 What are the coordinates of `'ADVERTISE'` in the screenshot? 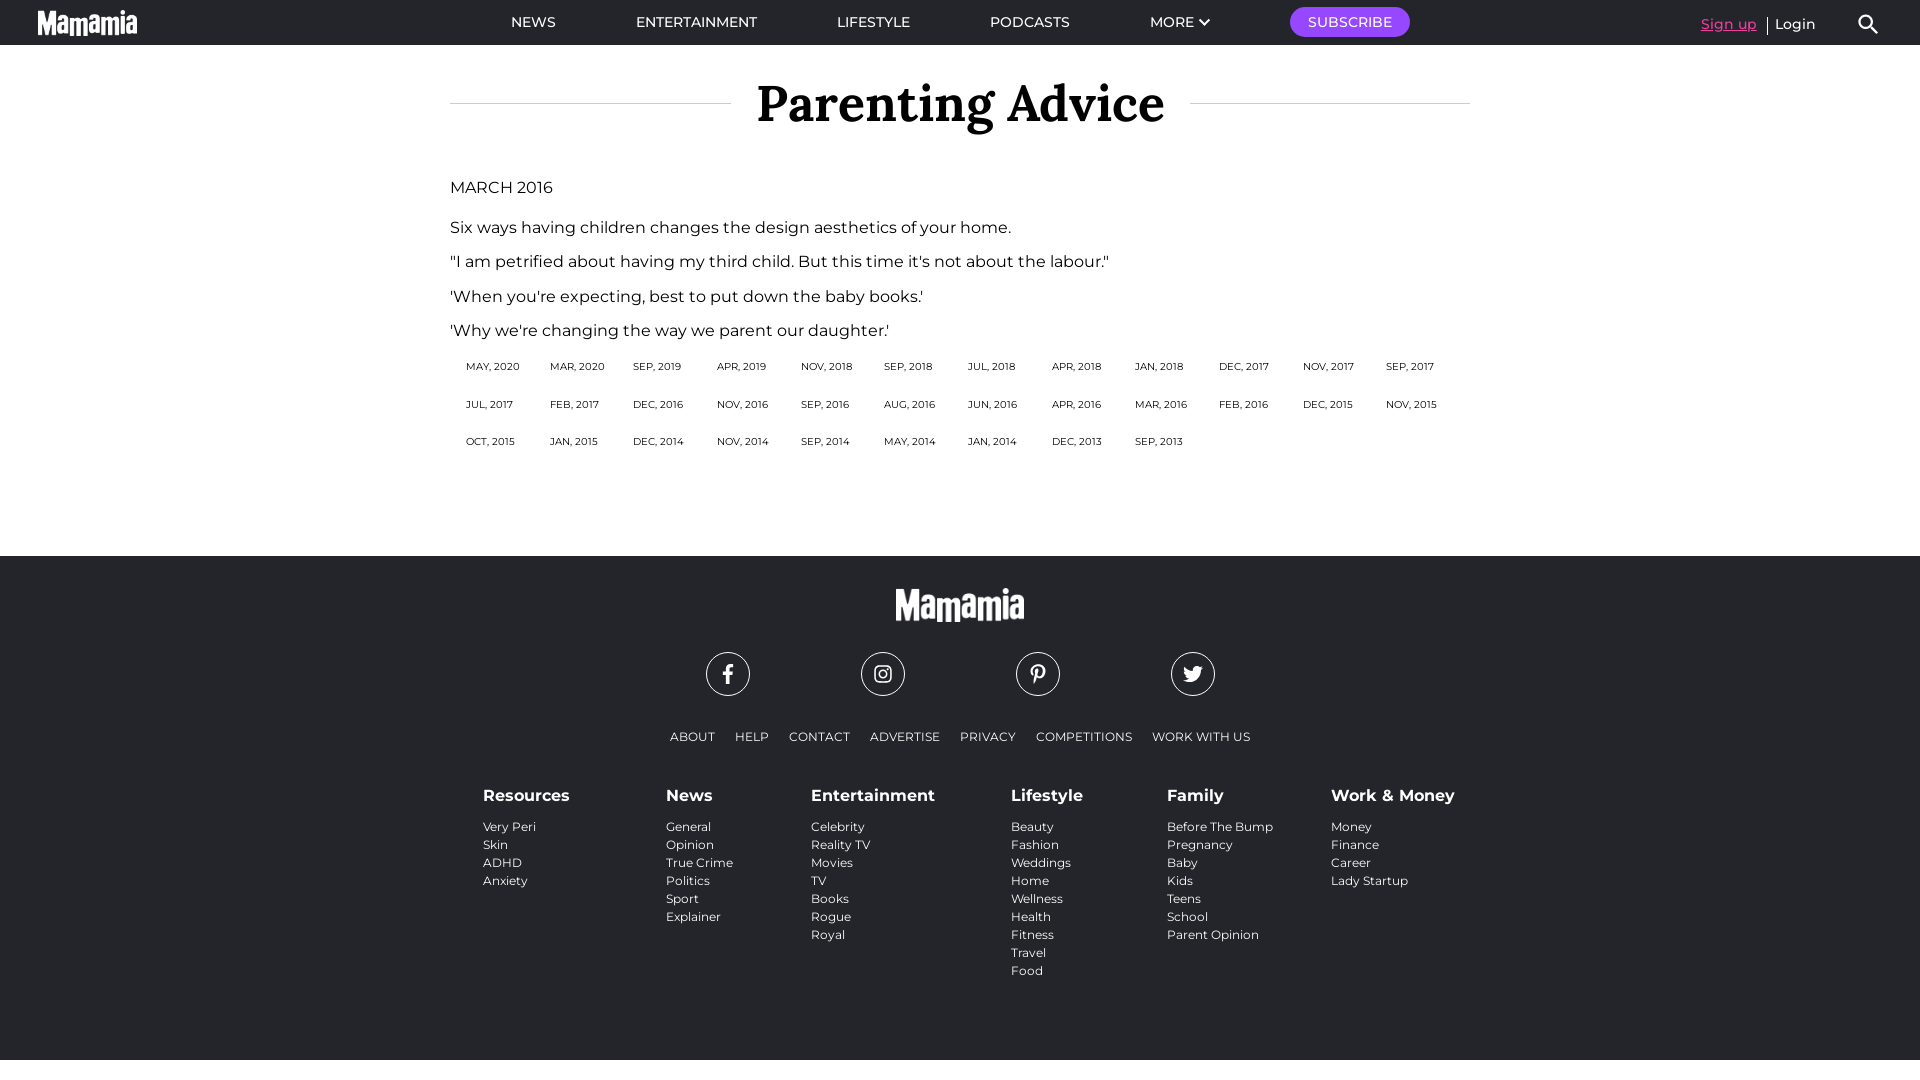 It's located at (904, 736).